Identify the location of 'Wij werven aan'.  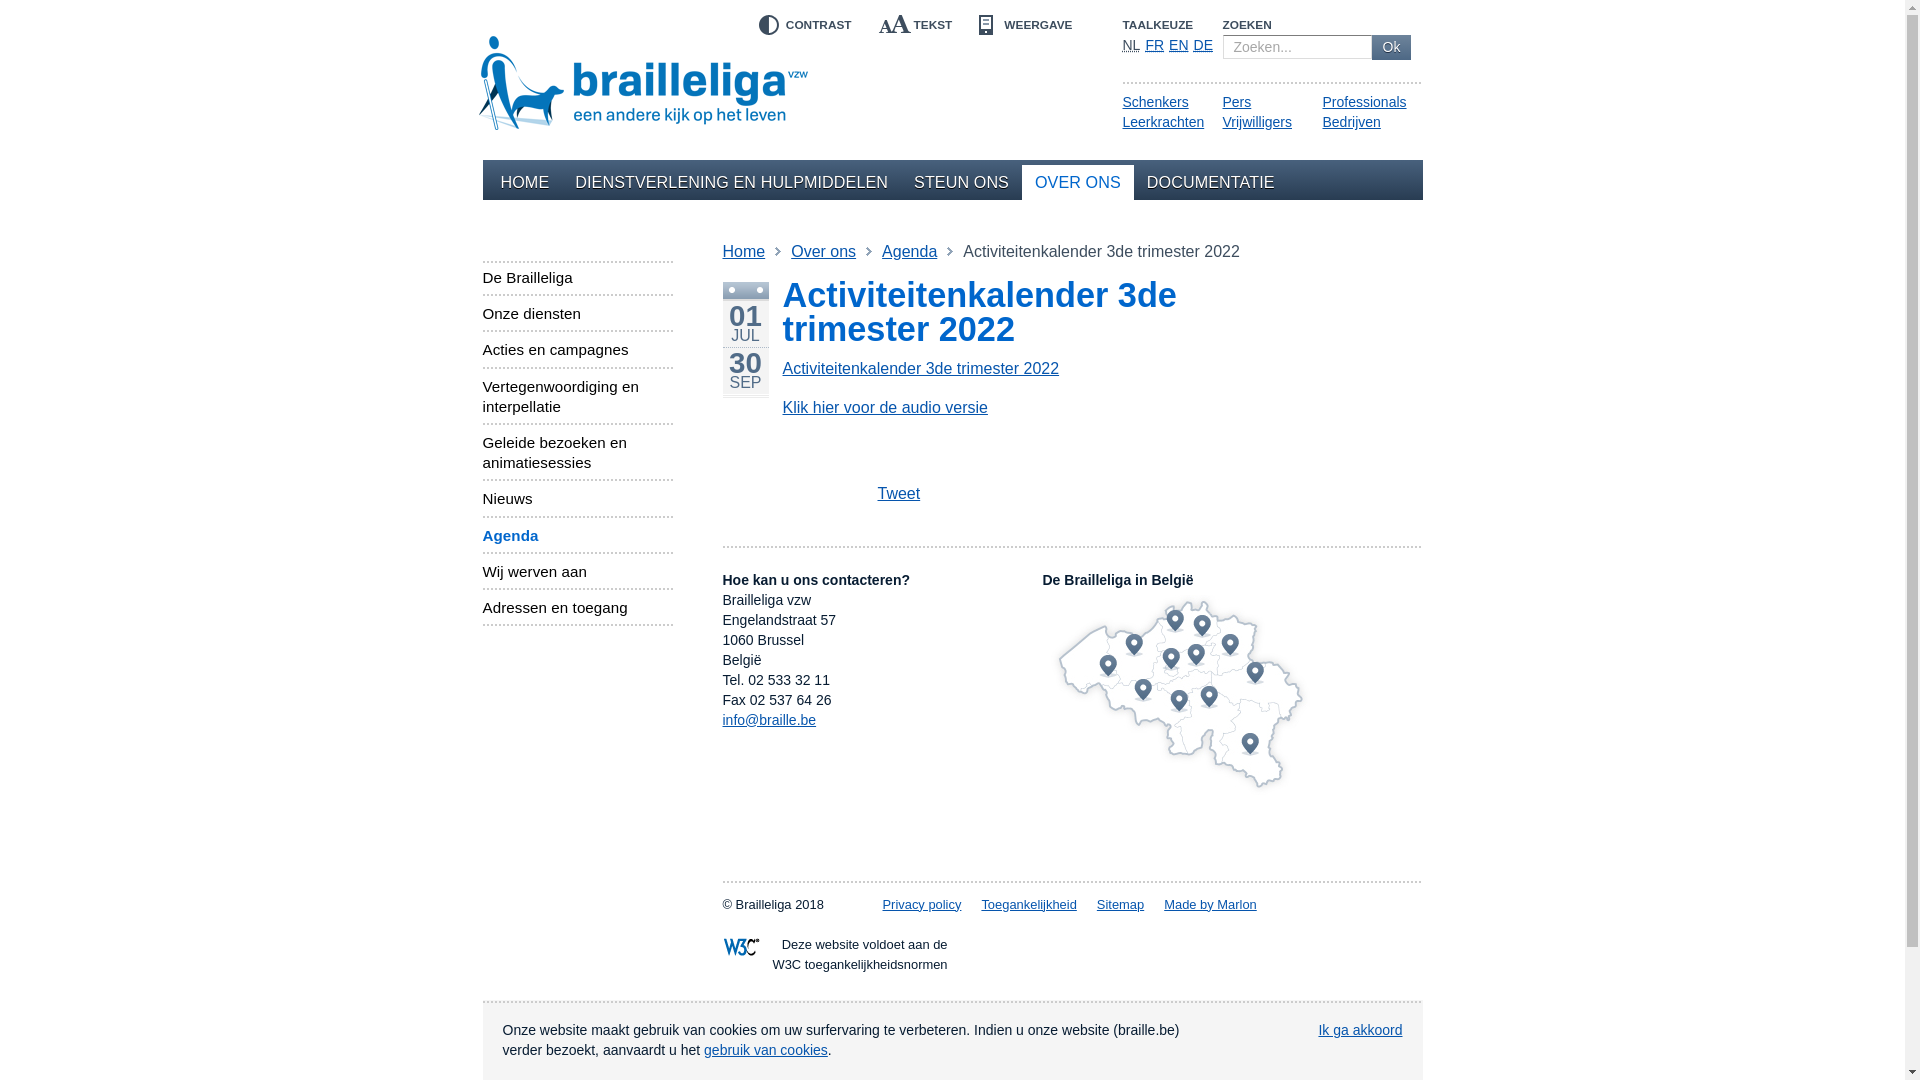
(481, 571).